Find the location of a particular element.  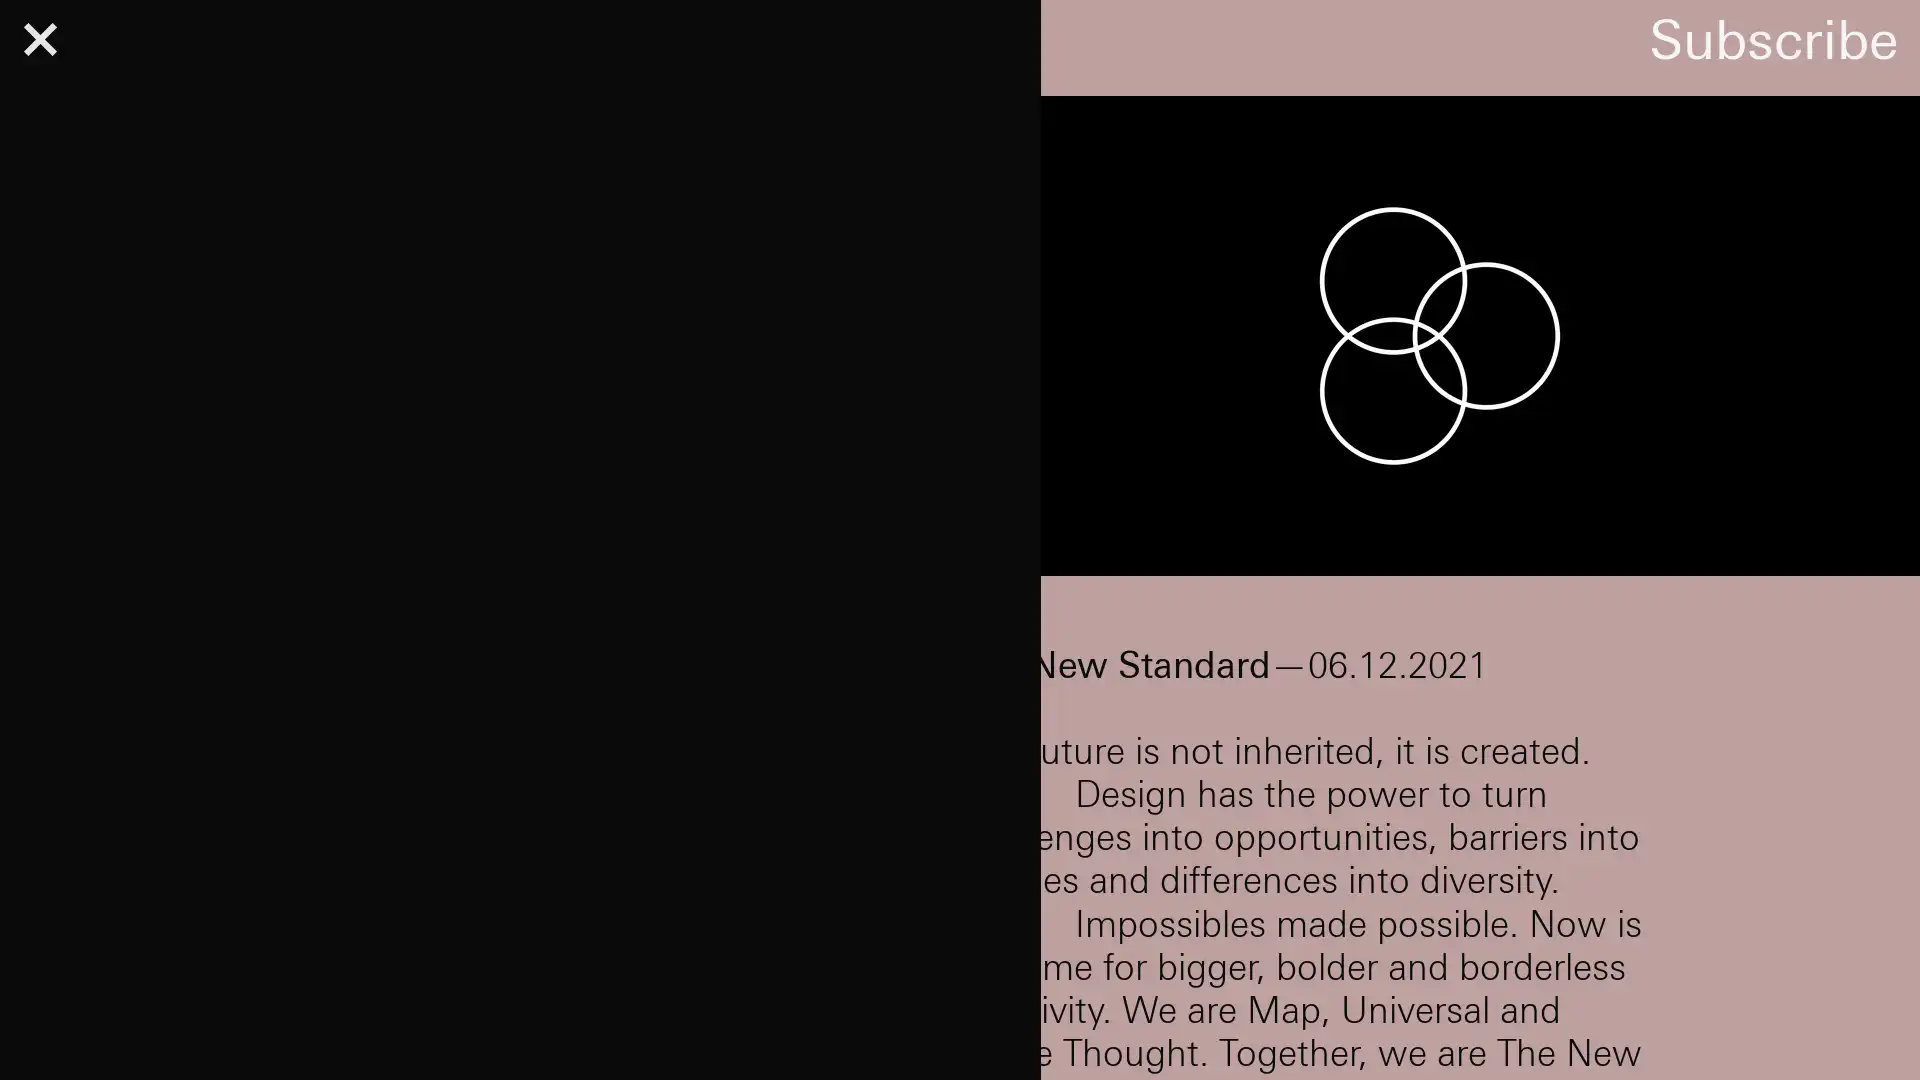

Subscribe is located at coordinates (99, 376).